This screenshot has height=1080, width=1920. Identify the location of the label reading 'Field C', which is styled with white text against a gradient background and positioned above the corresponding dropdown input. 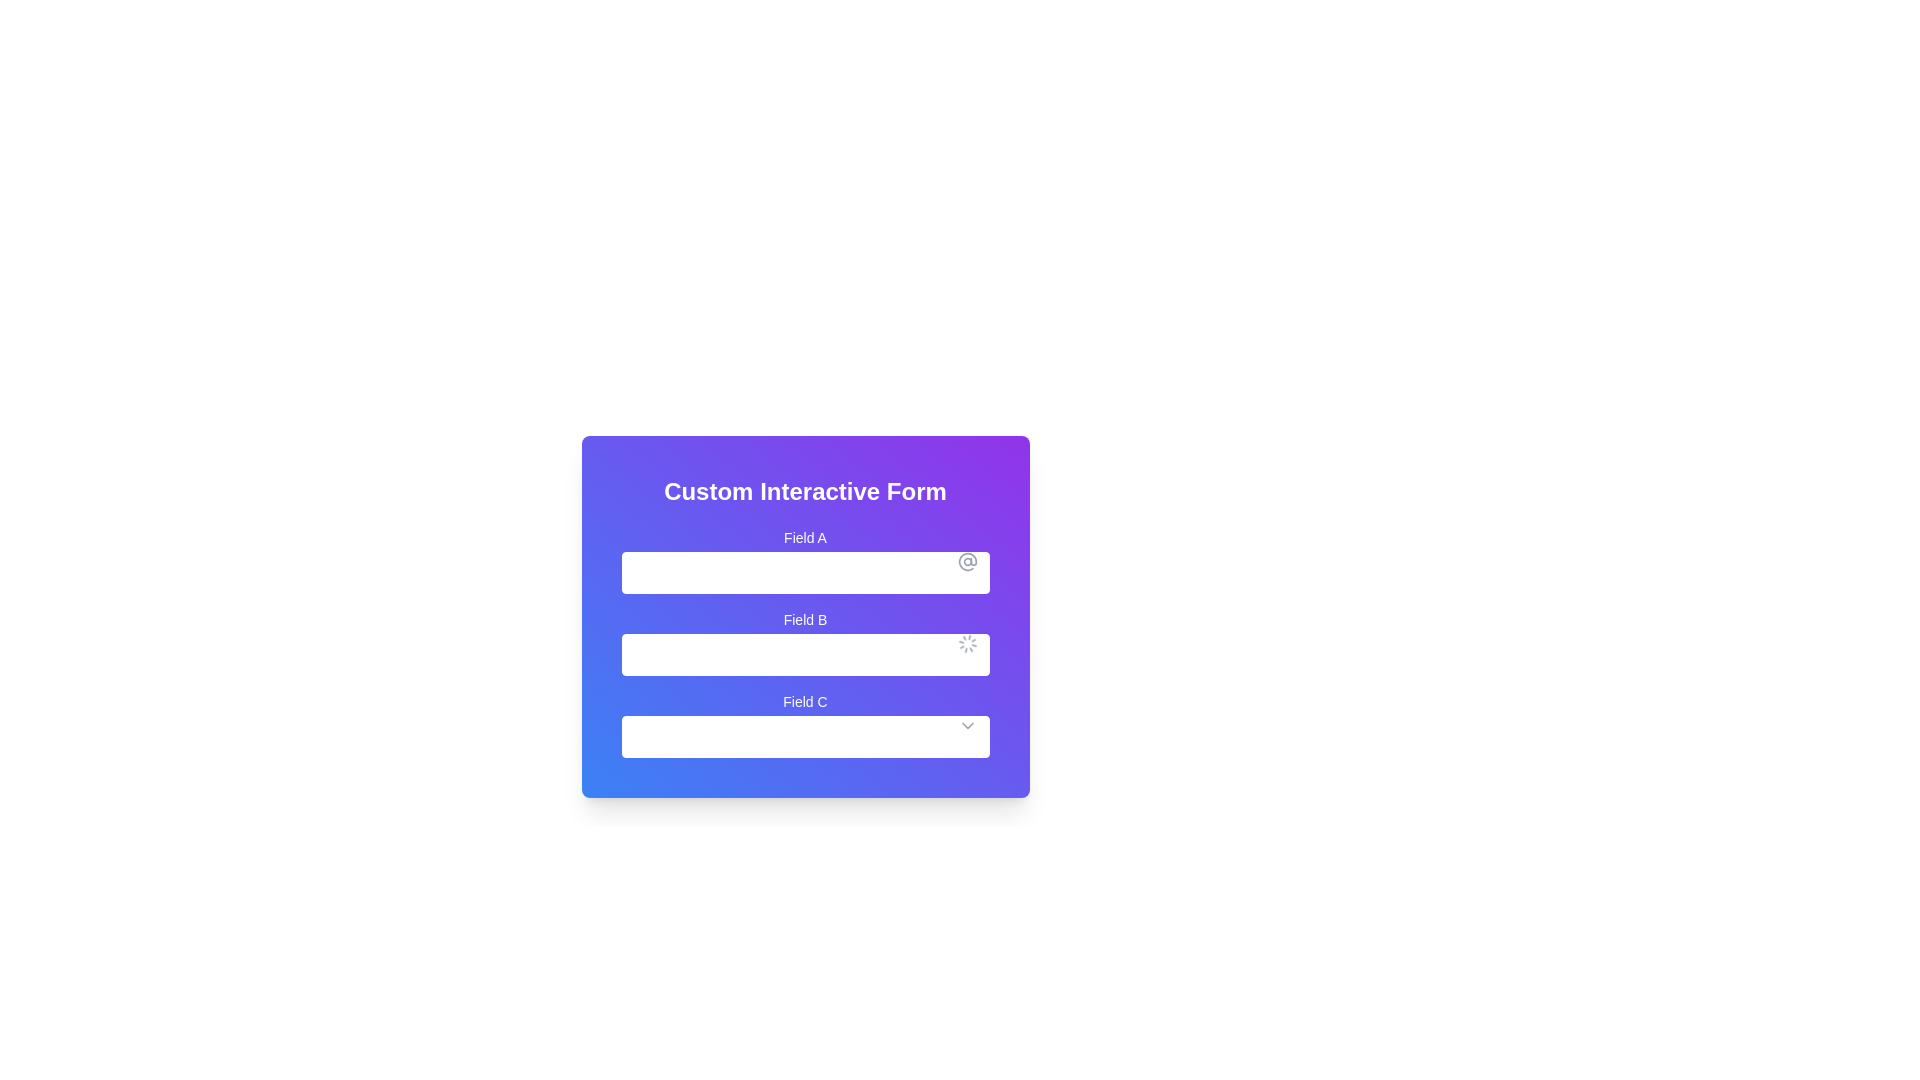
(805, 701).